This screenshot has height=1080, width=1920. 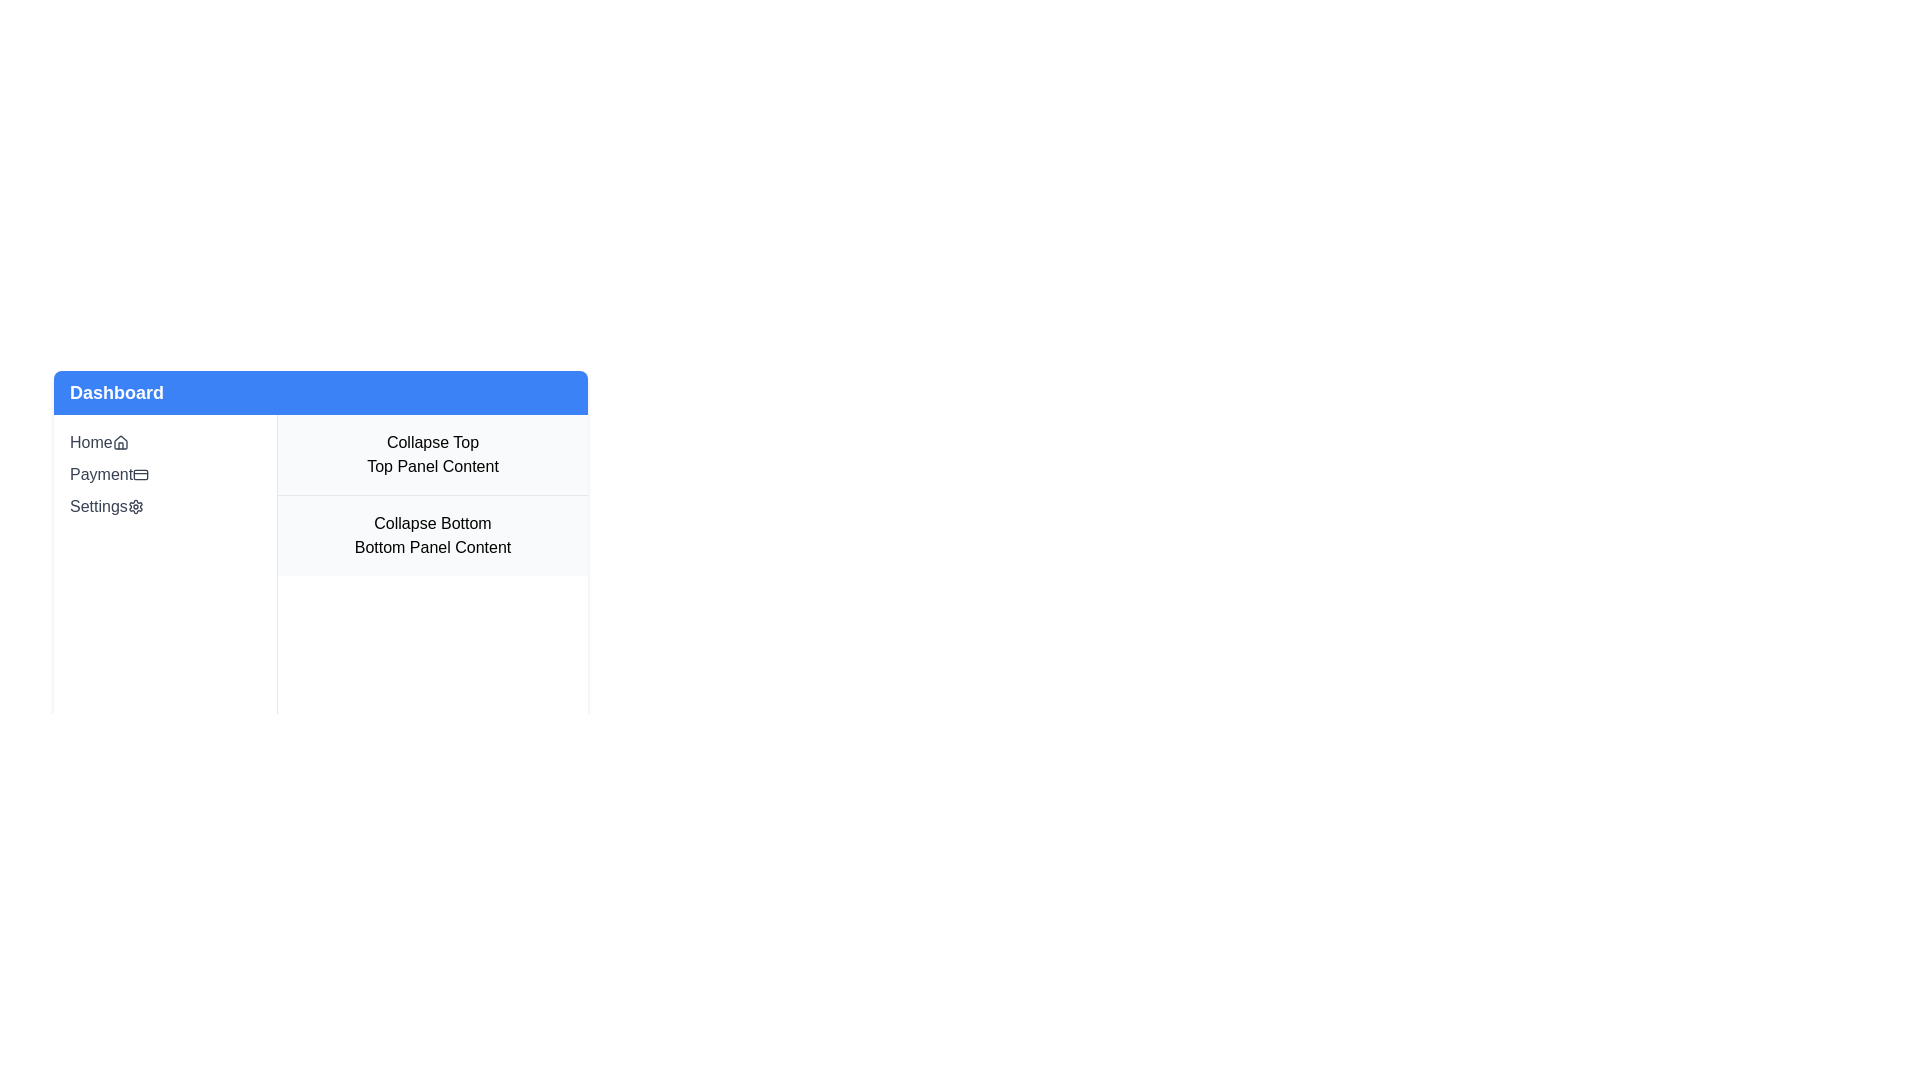 What do you see at coordinates (165, 474) in the screenshot?
I see `the 'Payment' navigation link in the left sidebar menu` at bounding box center [165, 474].